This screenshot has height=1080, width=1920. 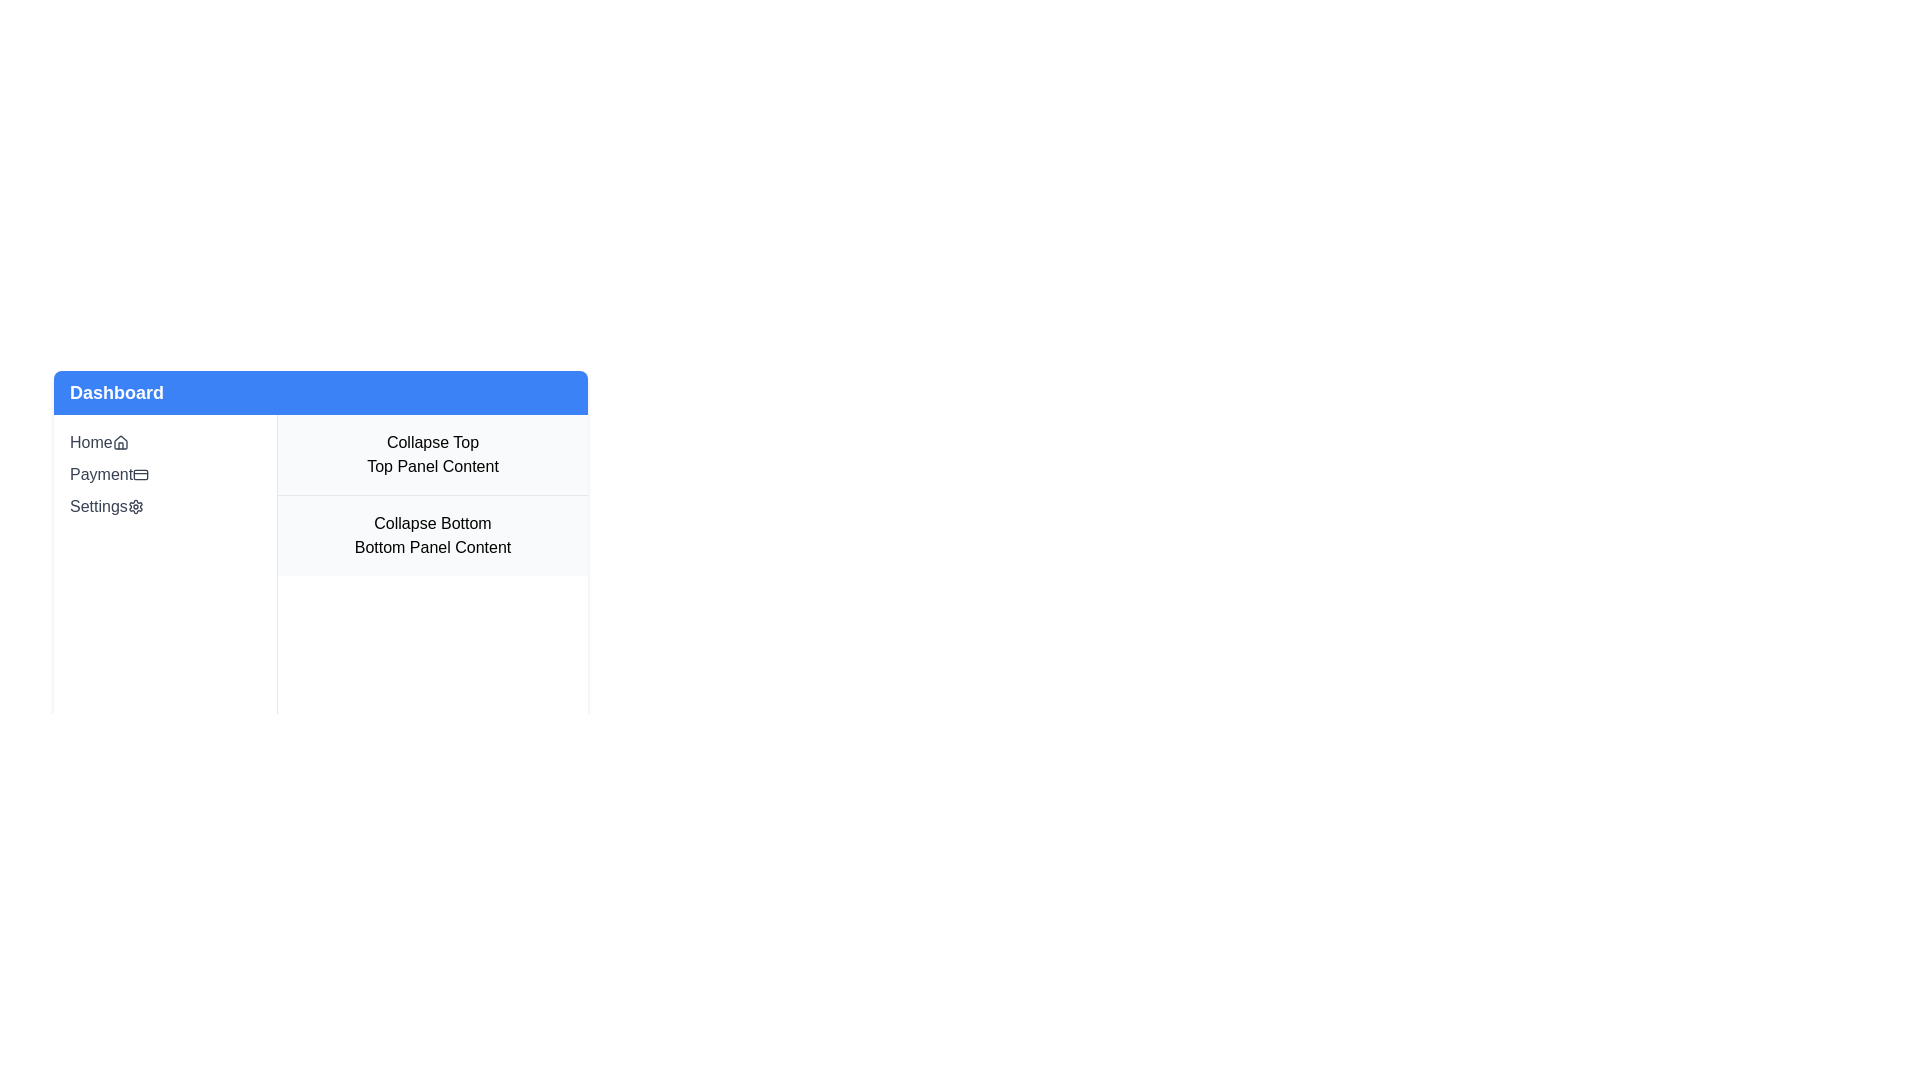 What do you see at coordinates (165, 474) in the screenshot?
I see `the 'Payment' navigation link in the left sidebar menu` at bounding box center [165, 474].